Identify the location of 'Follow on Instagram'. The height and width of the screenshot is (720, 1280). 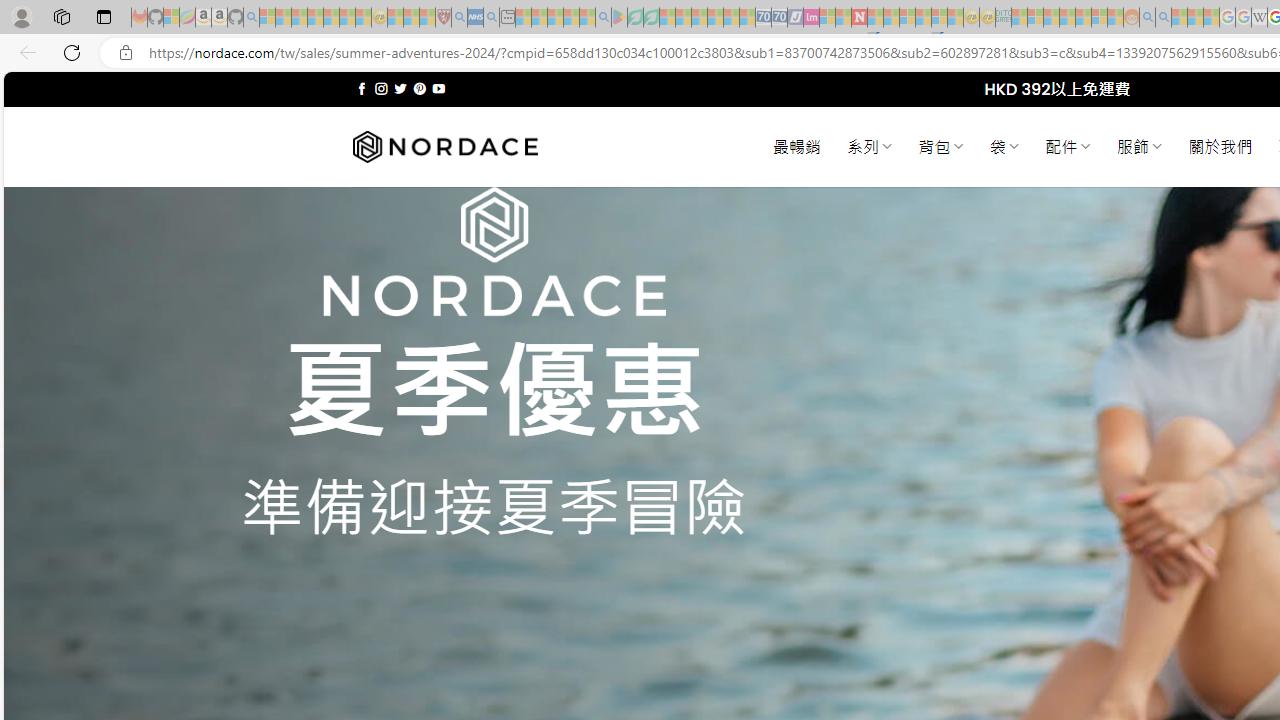
(381, 88).